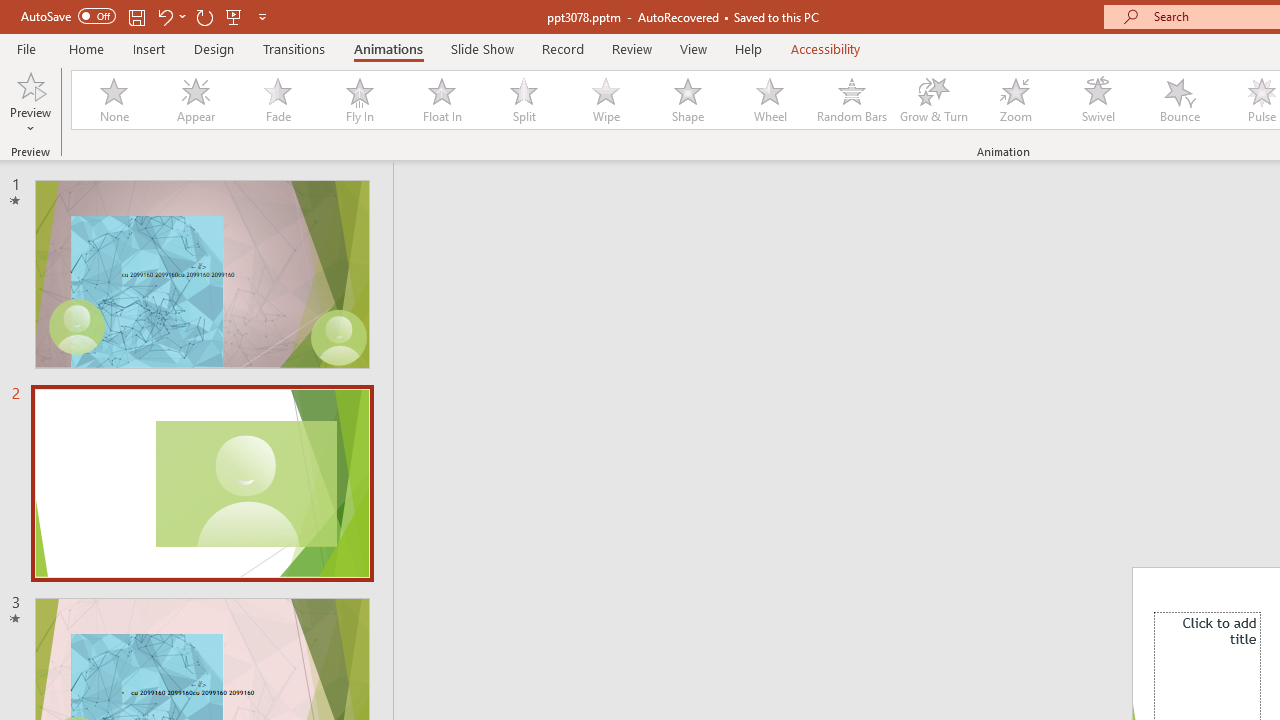 Image resolution: width=1280 pixels, height=720 pixels. I want to click on 'None', so click(112, 100).